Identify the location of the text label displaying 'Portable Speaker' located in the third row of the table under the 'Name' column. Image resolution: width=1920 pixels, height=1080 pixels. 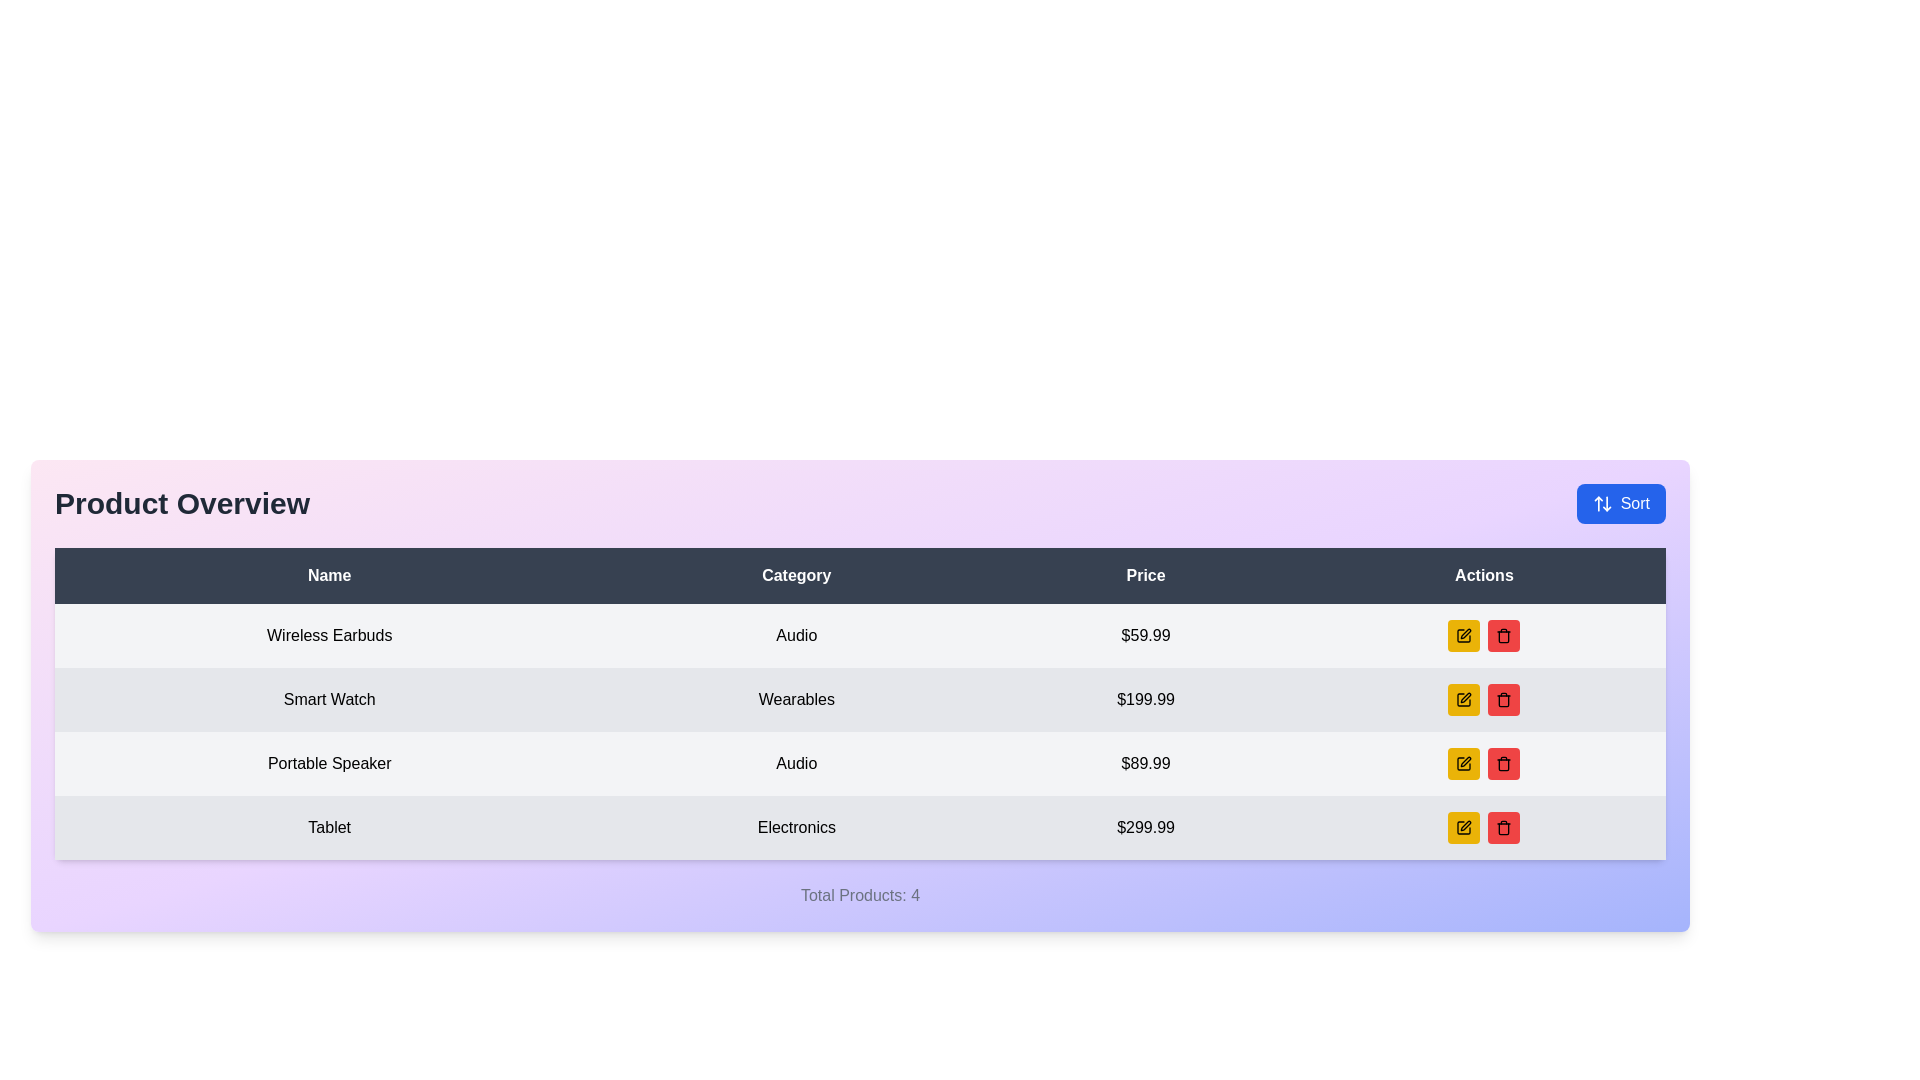
(329, 763).